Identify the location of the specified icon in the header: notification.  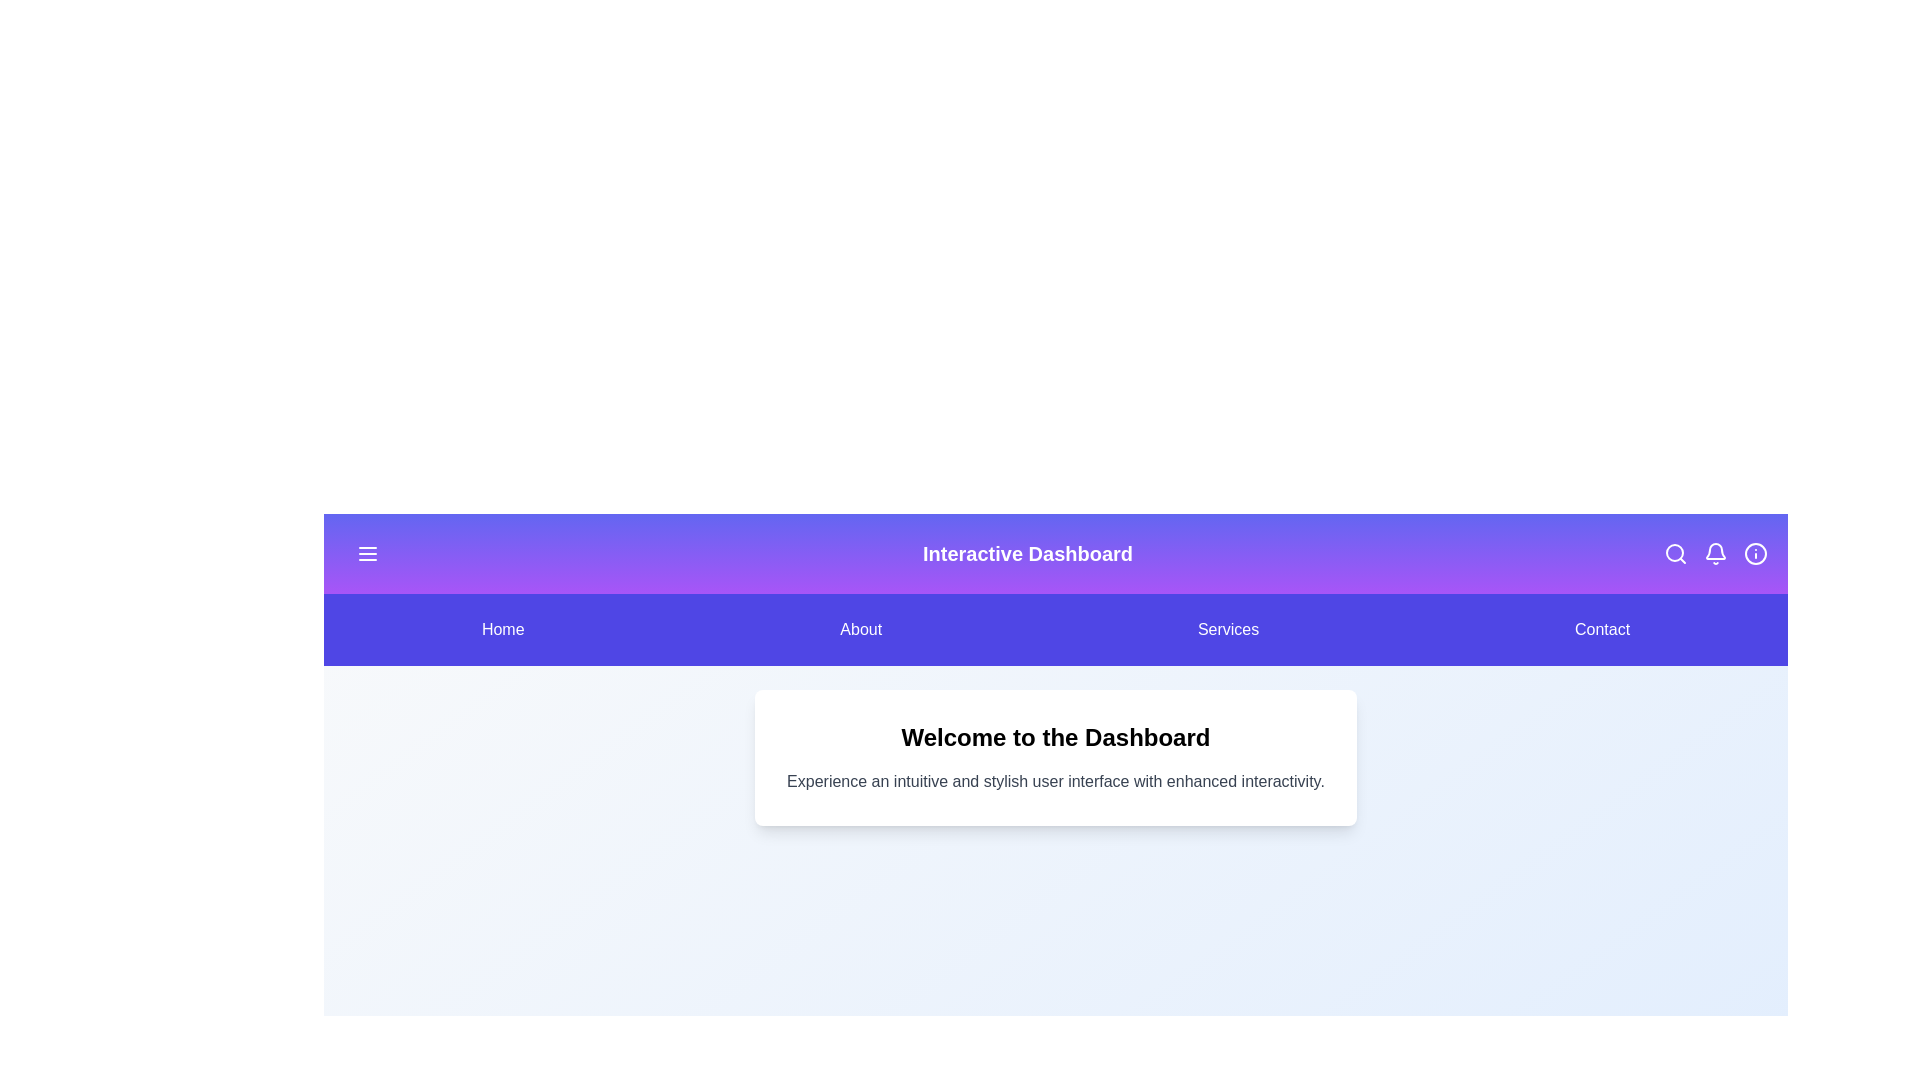
(1714, 554).